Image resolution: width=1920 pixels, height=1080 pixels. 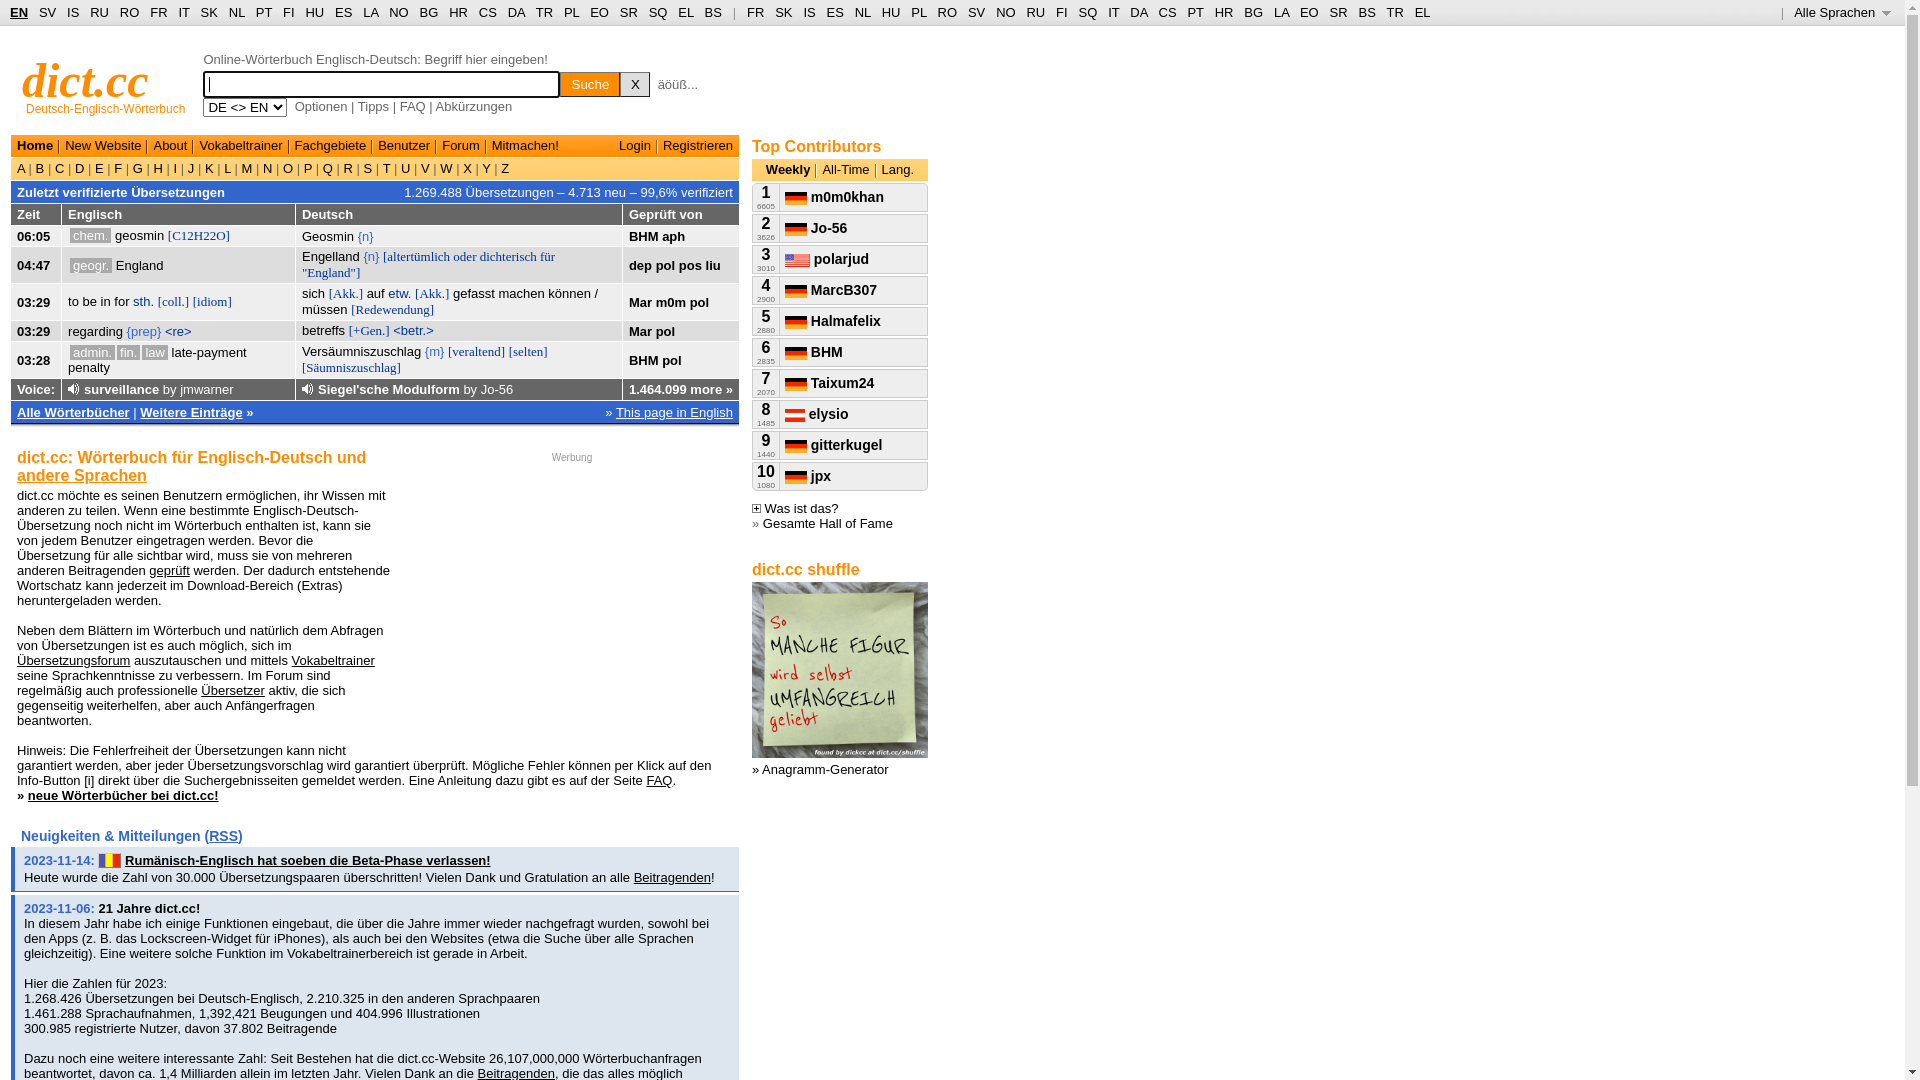 I want to click on 'Mar', so click(x=640, y=330).